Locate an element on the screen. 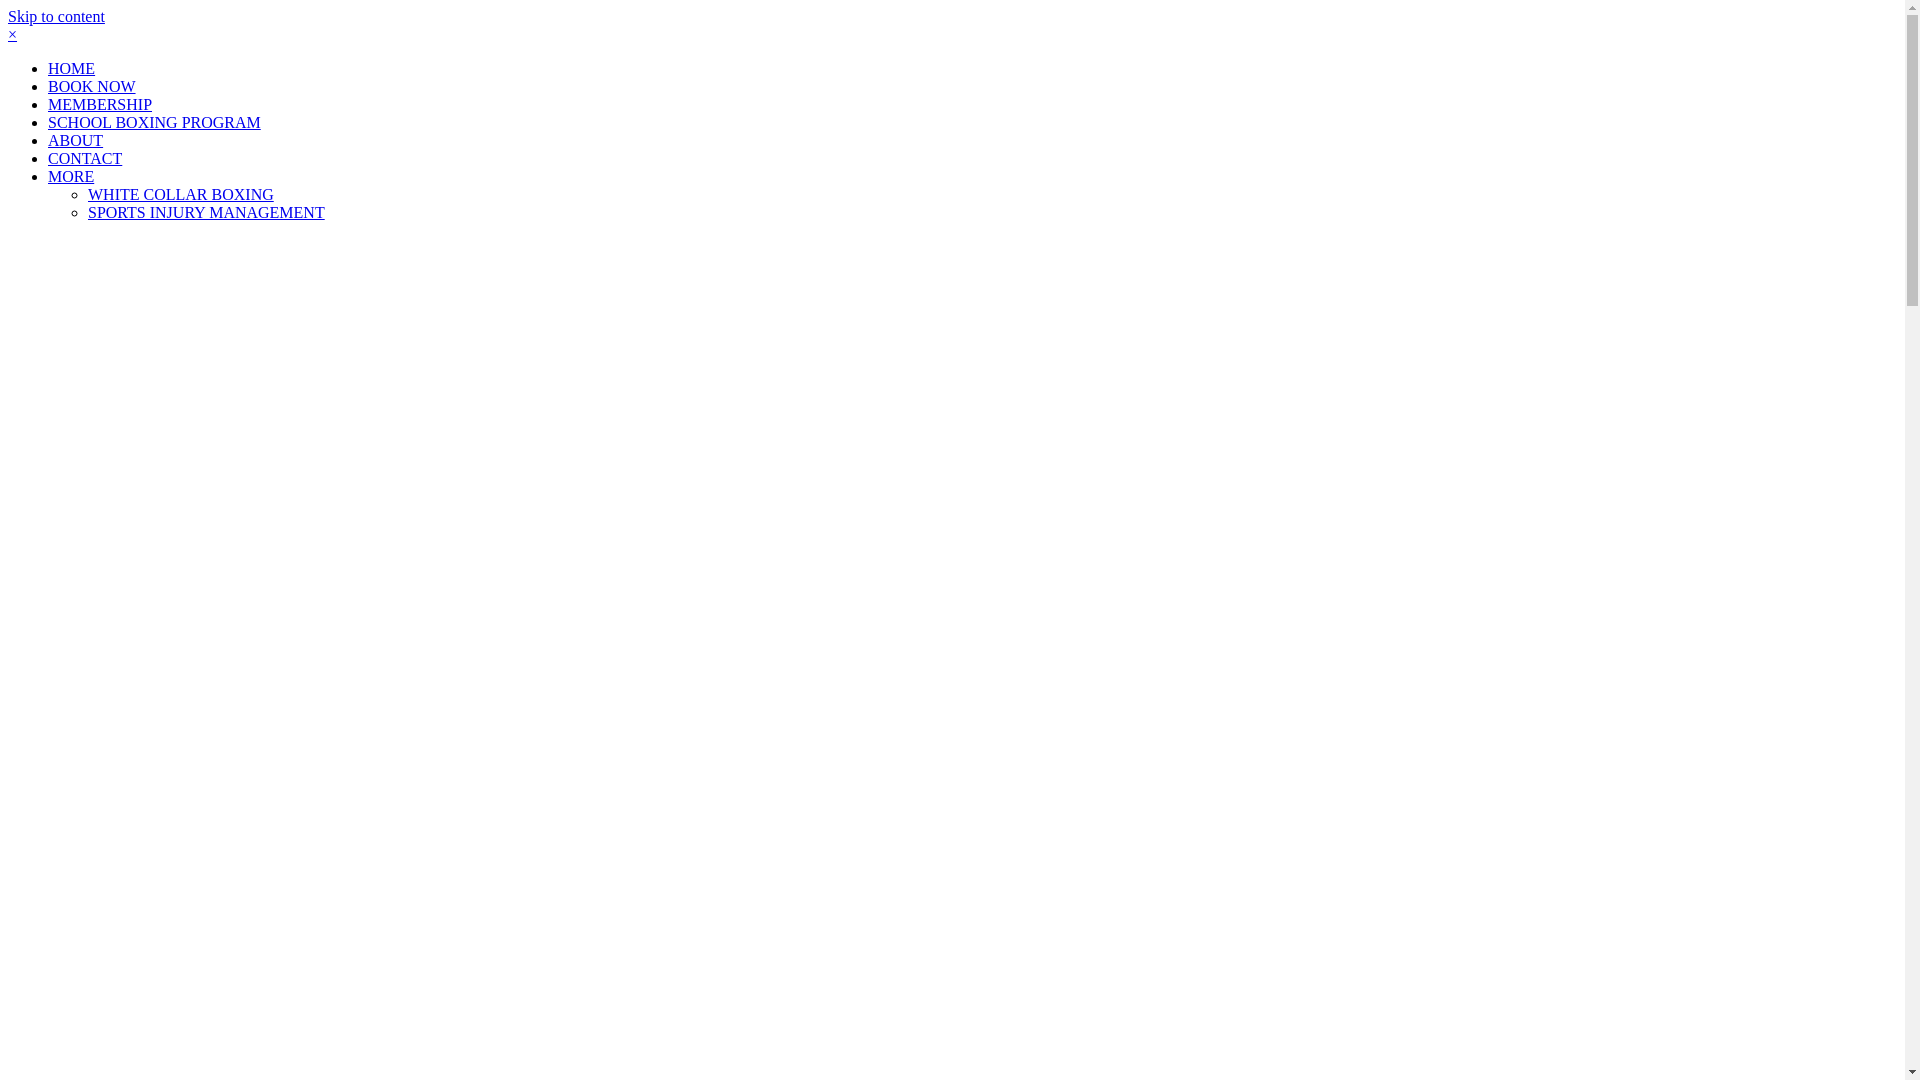 The width and height of the screenshot is (1920, 1080). 'MORE' is located at coordinates (71, 175).